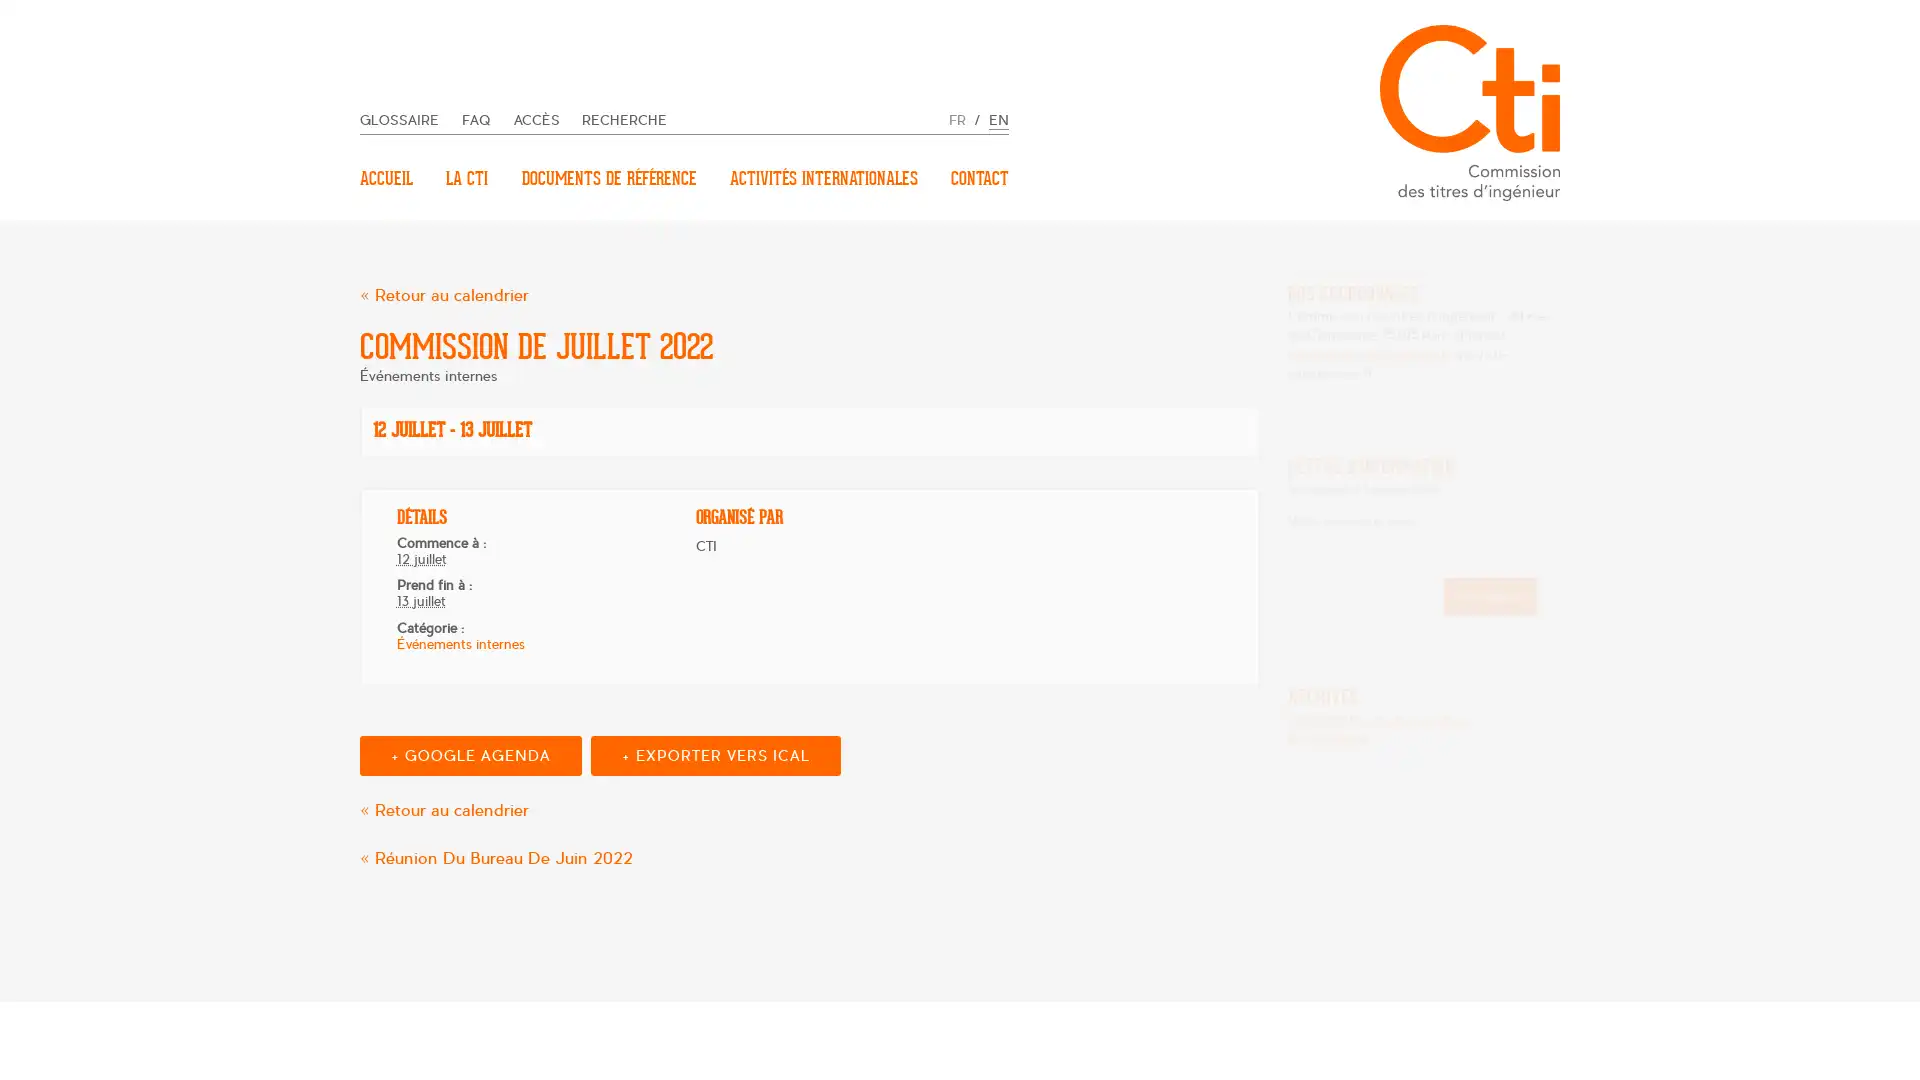 The image size is (1920, 1080). Describe the element at coordinates (1498, 604) in the screenshot. I see `Inscription` at that location.